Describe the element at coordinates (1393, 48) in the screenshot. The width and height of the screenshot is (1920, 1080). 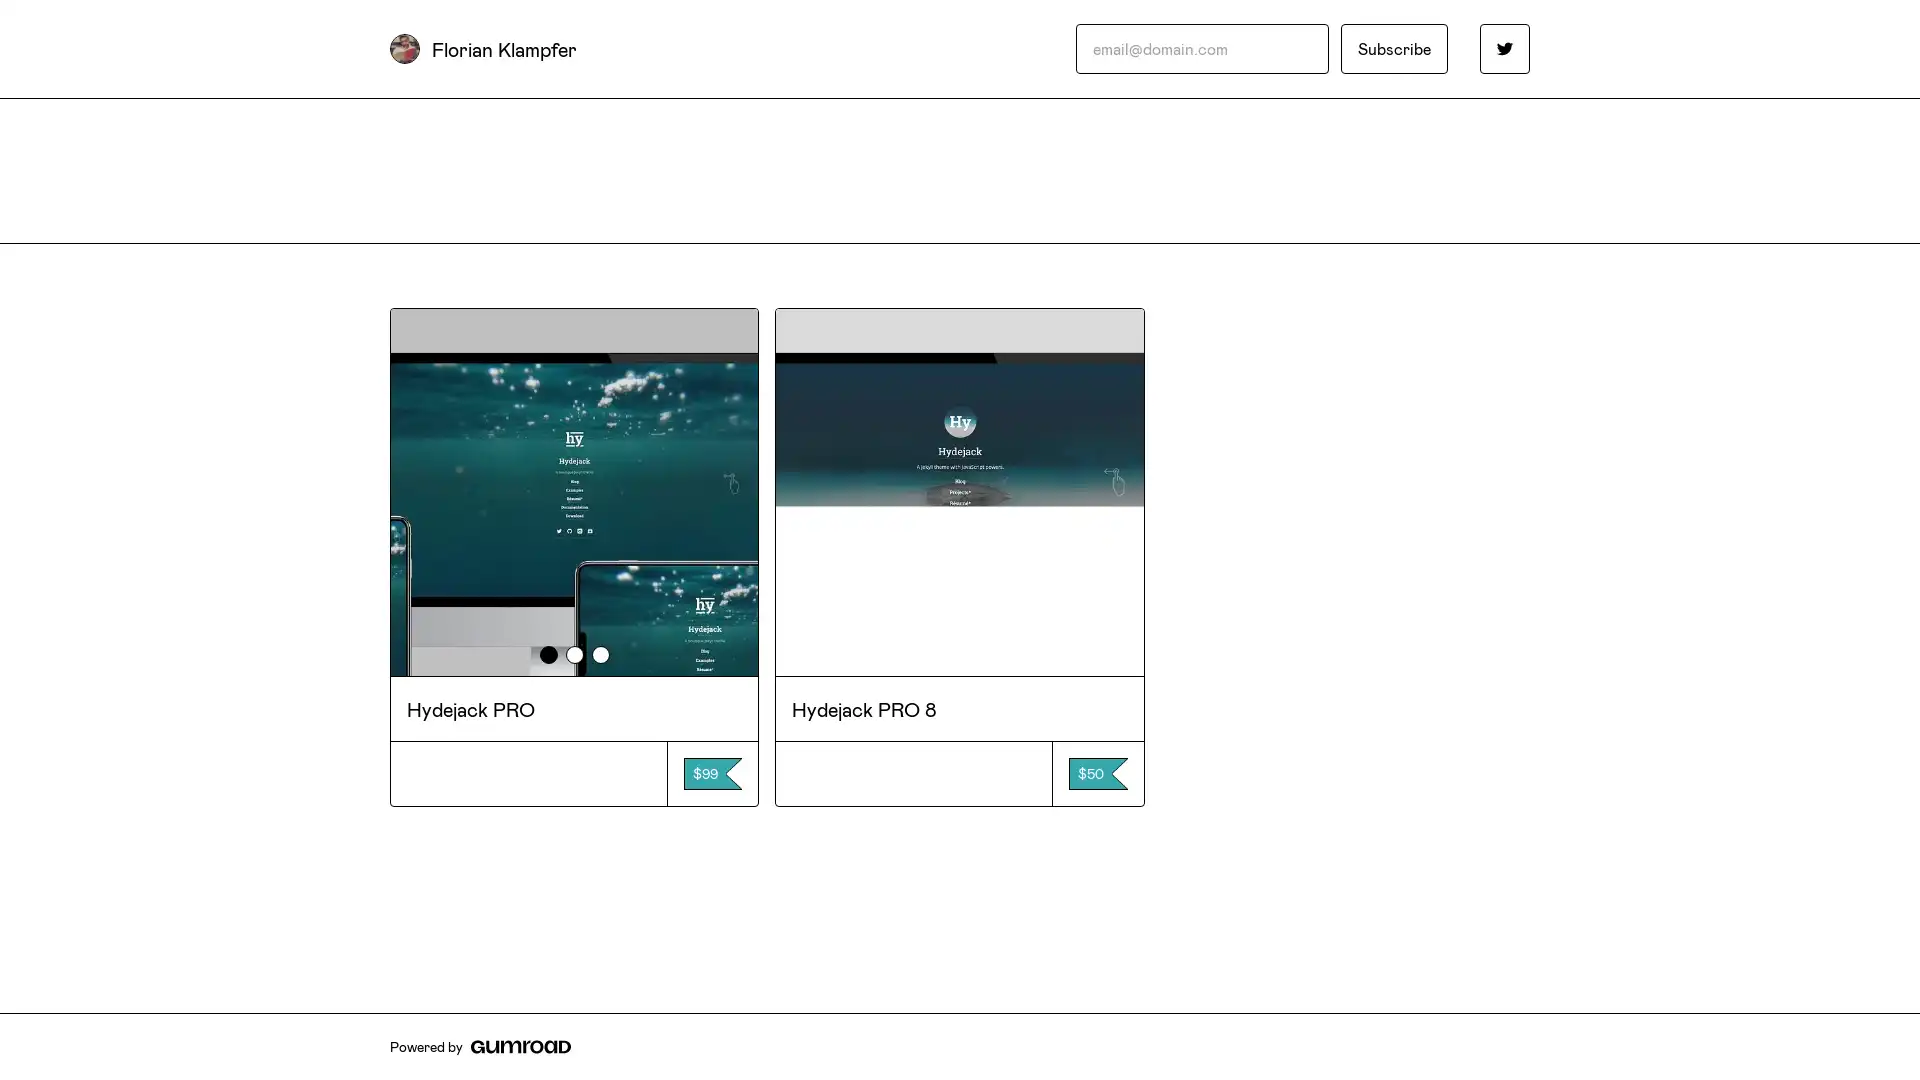
I see `Subscribe` at that location.